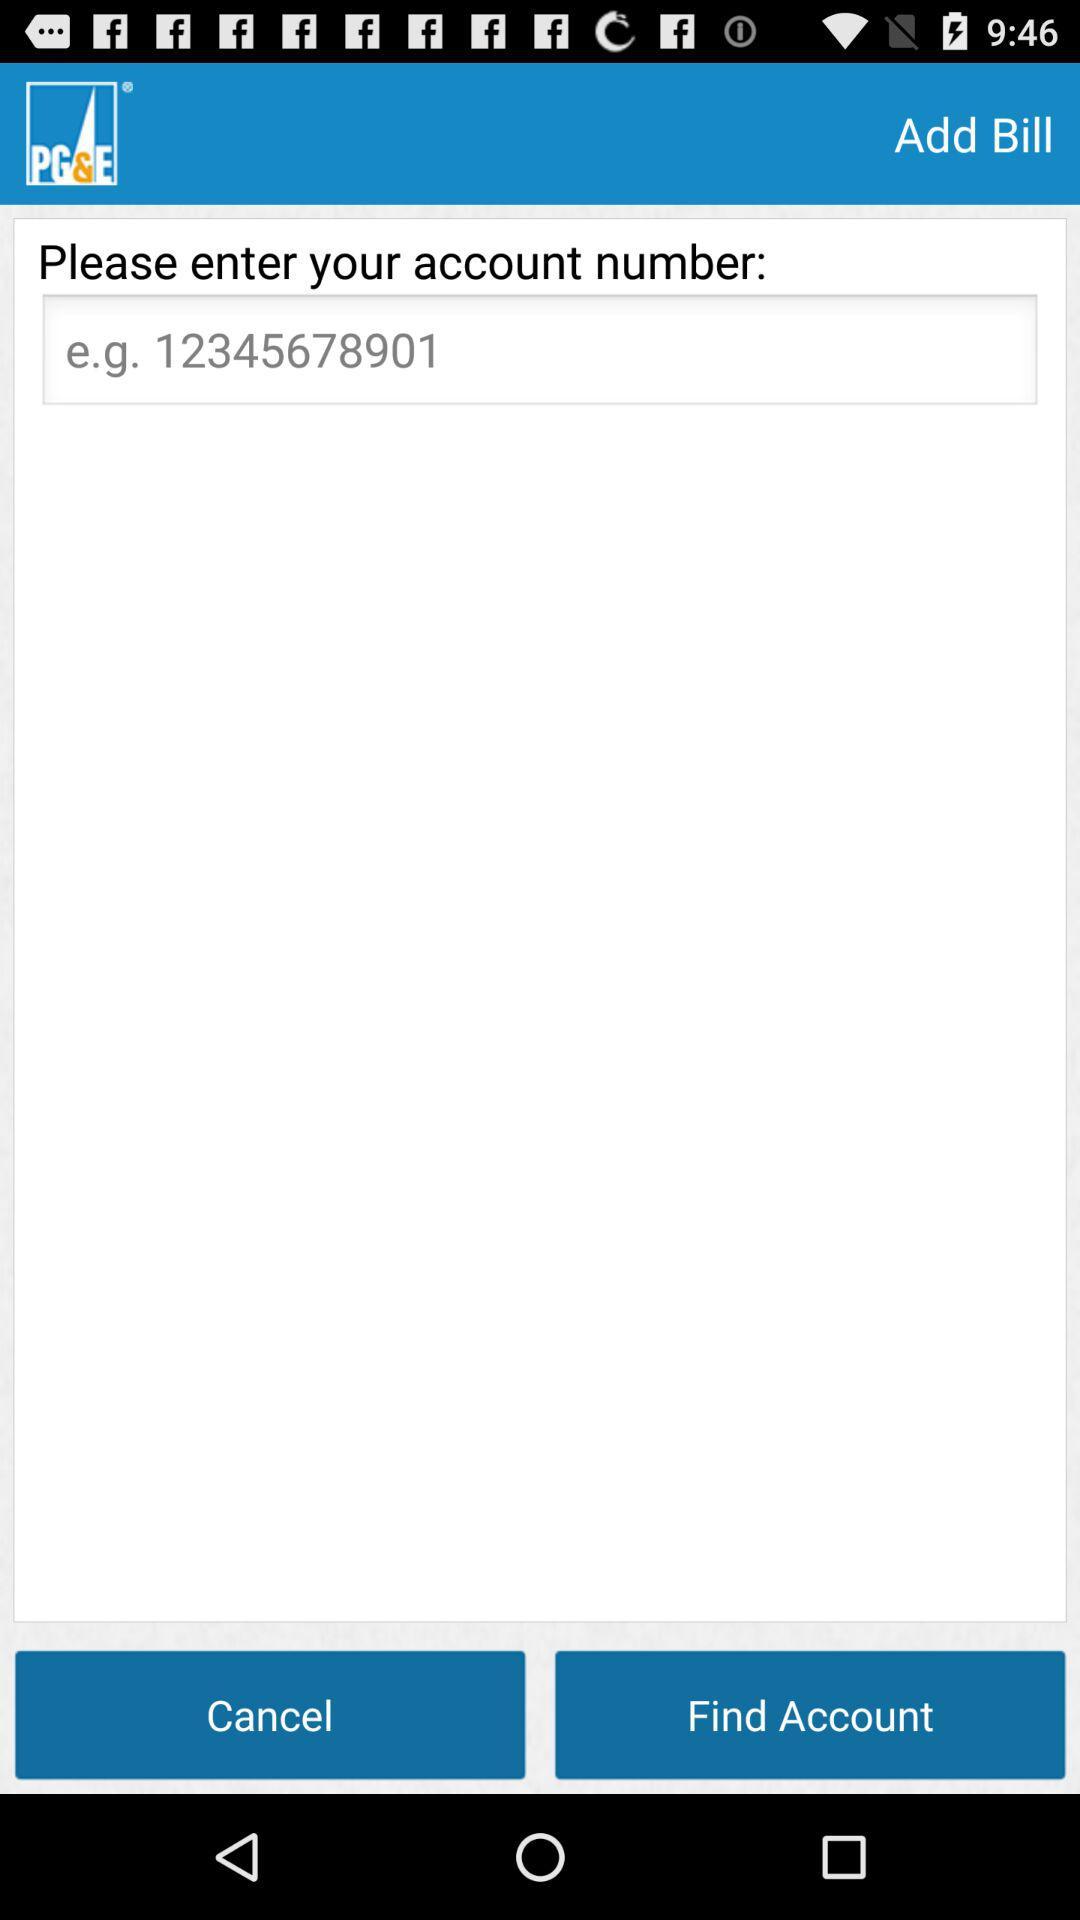  What do you see at coordinates (270, 1713) in the screenshot?
I see `the item to the left of find account` at bounding box center [270, 1713].